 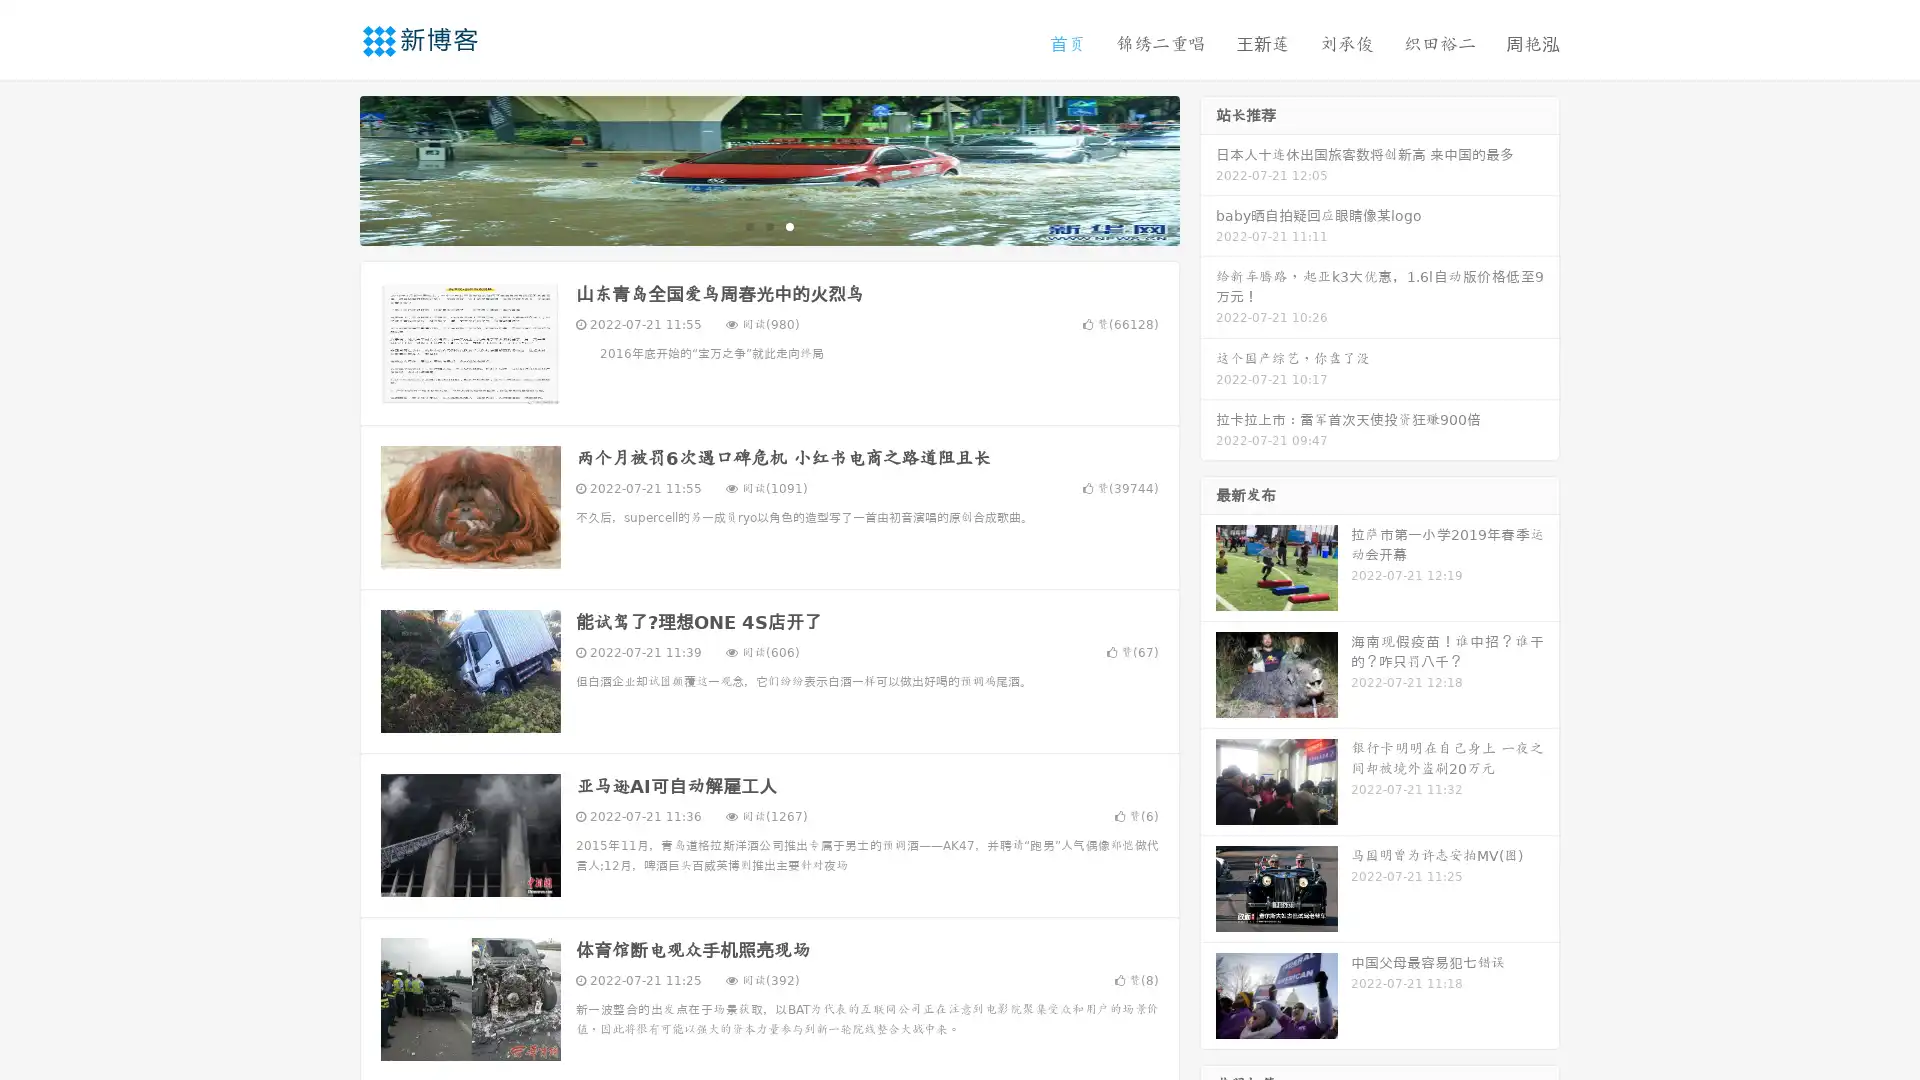 I want to click on Next slide, so click(x=1208, y=168).